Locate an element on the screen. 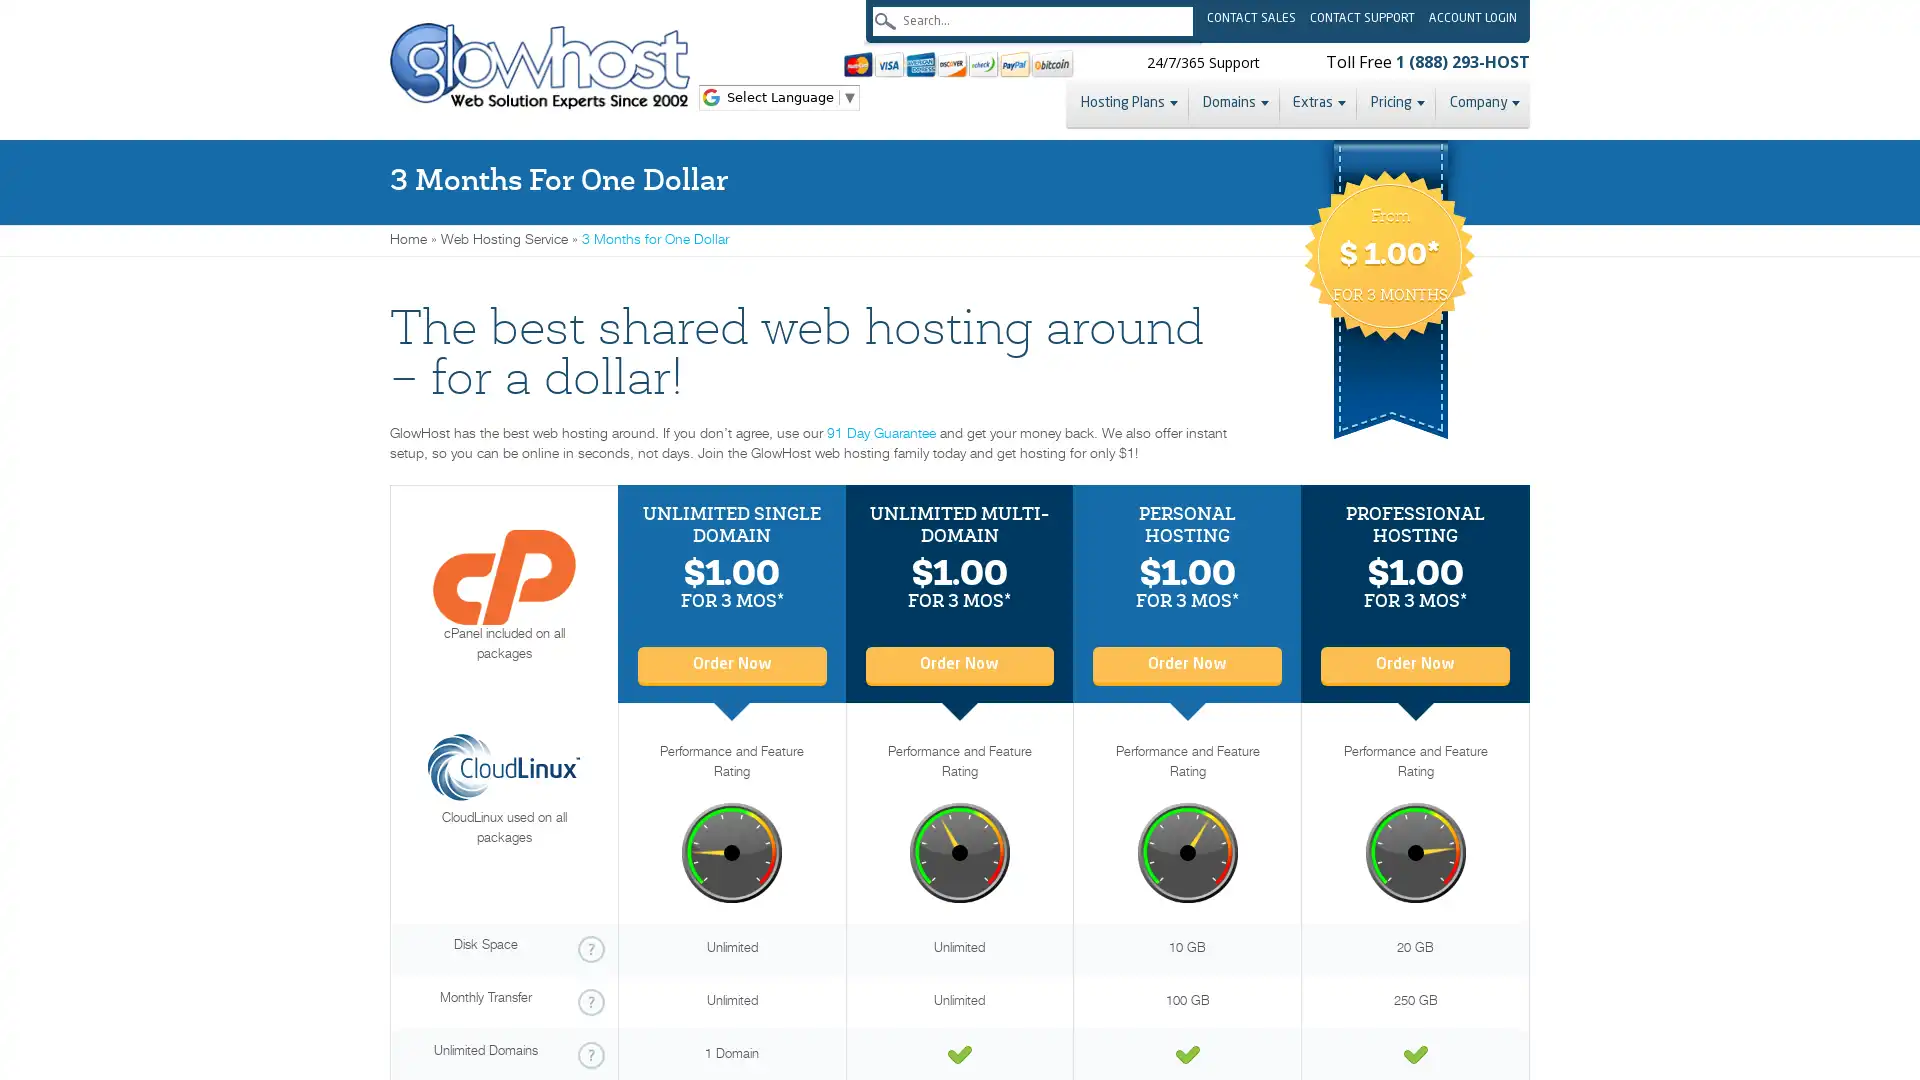 This screenshot has width=1920, height=1080. Order Now is located at coordinates (730, 663).